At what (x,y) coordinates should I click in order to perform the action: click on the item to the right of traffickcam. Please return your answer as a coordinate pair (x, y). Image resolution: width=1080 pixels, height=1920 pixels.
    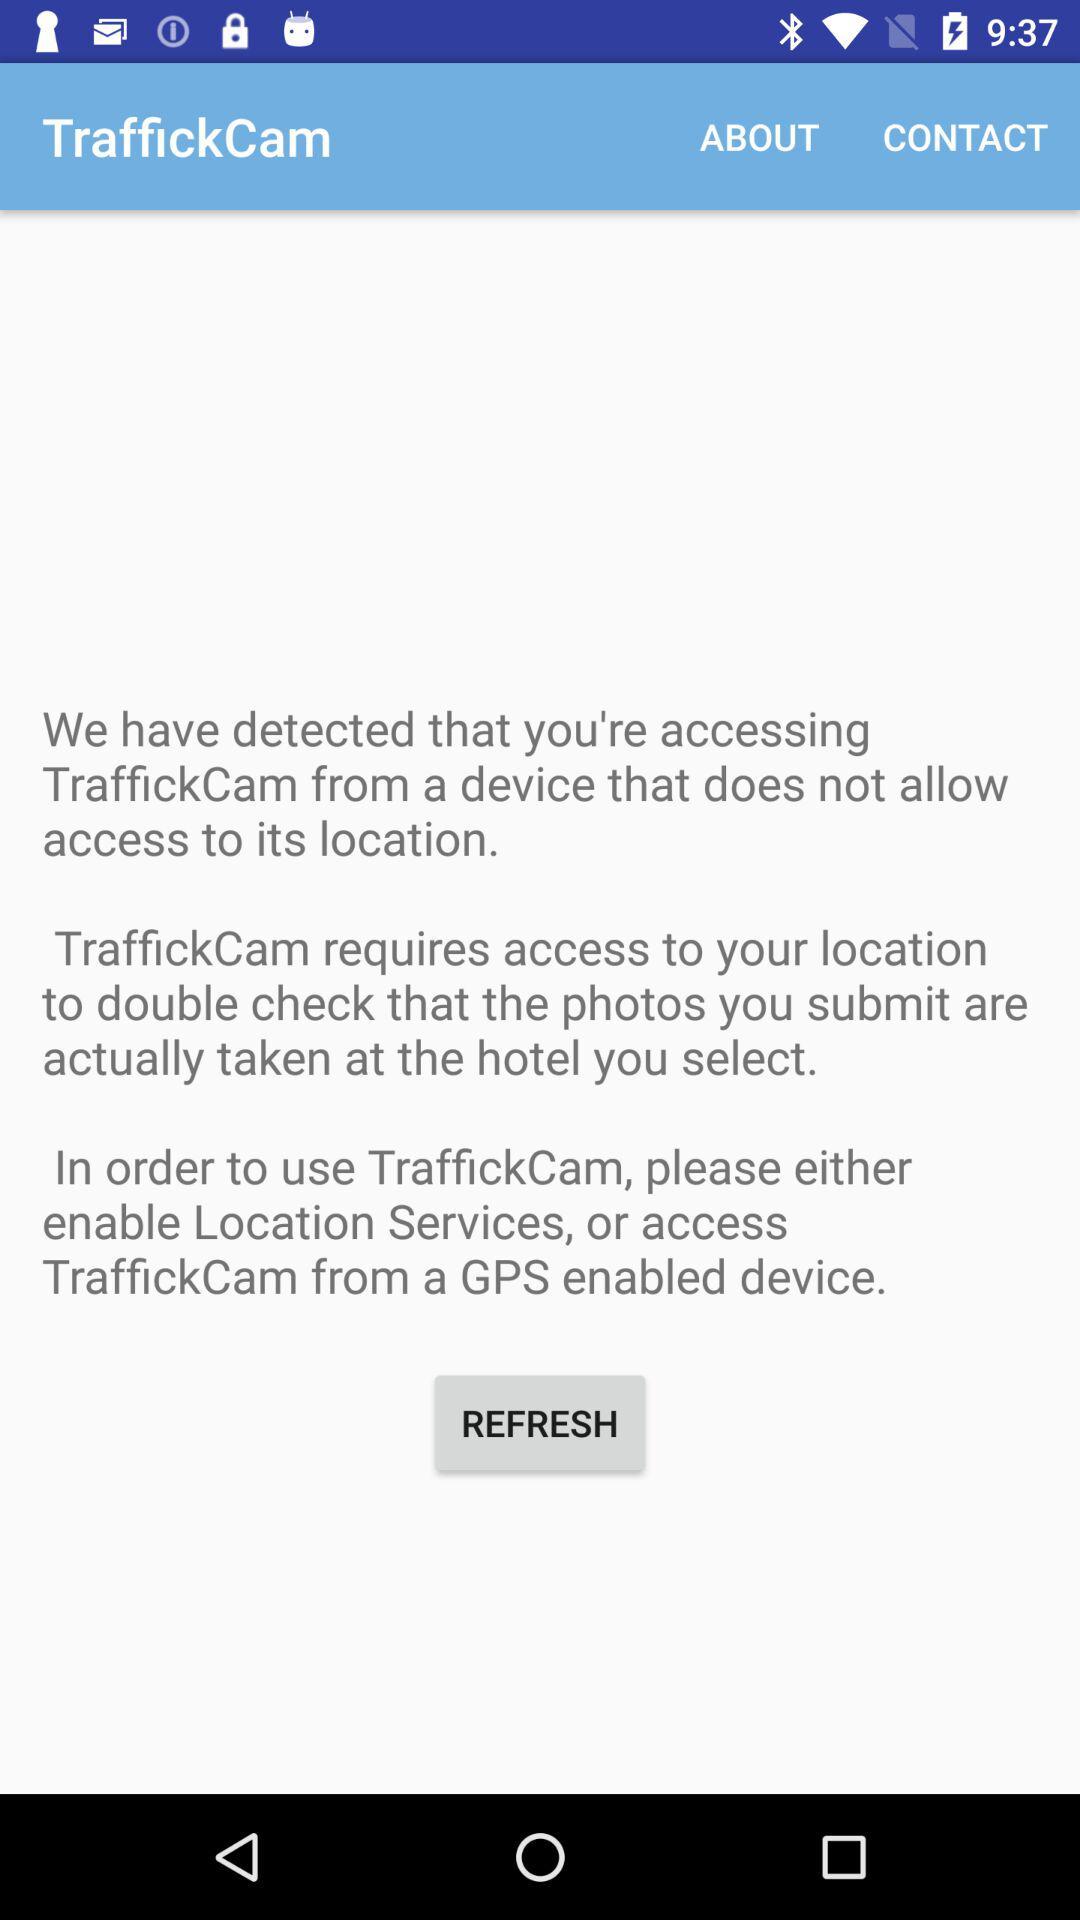
    Looking at the image, I should click on (759, 135).